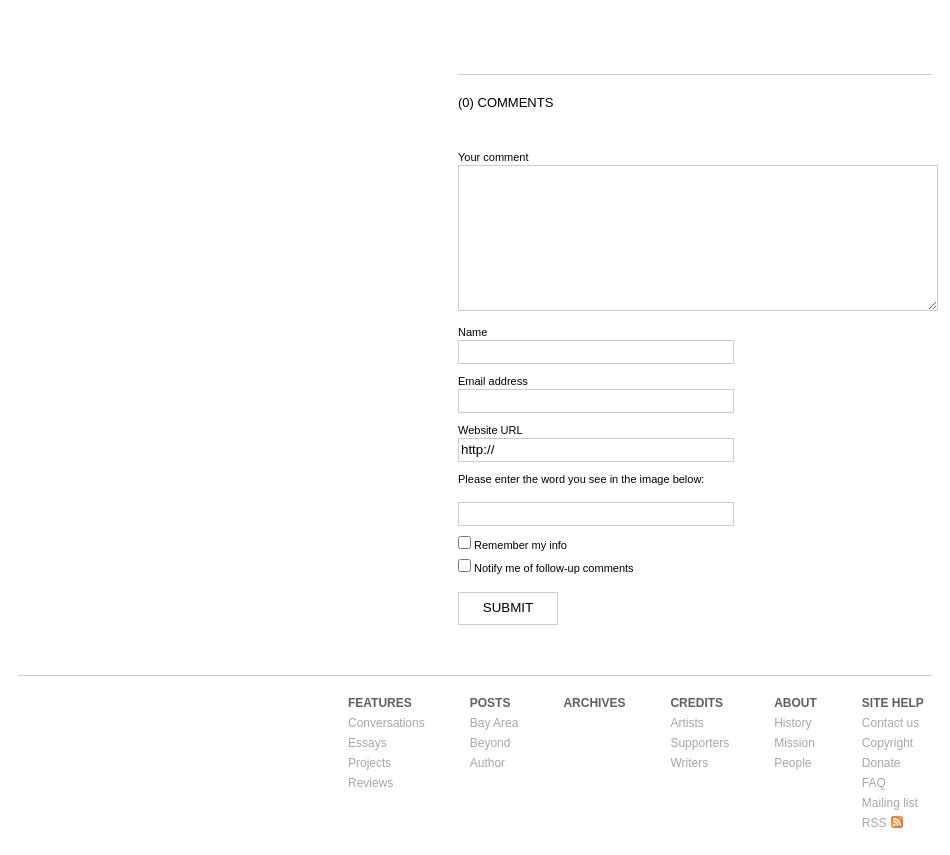 The image size is (950, 855). What do you see at coordinates (689, 760) in the screenshot?
I see `'Writers'` at bounding box center [689, 760].